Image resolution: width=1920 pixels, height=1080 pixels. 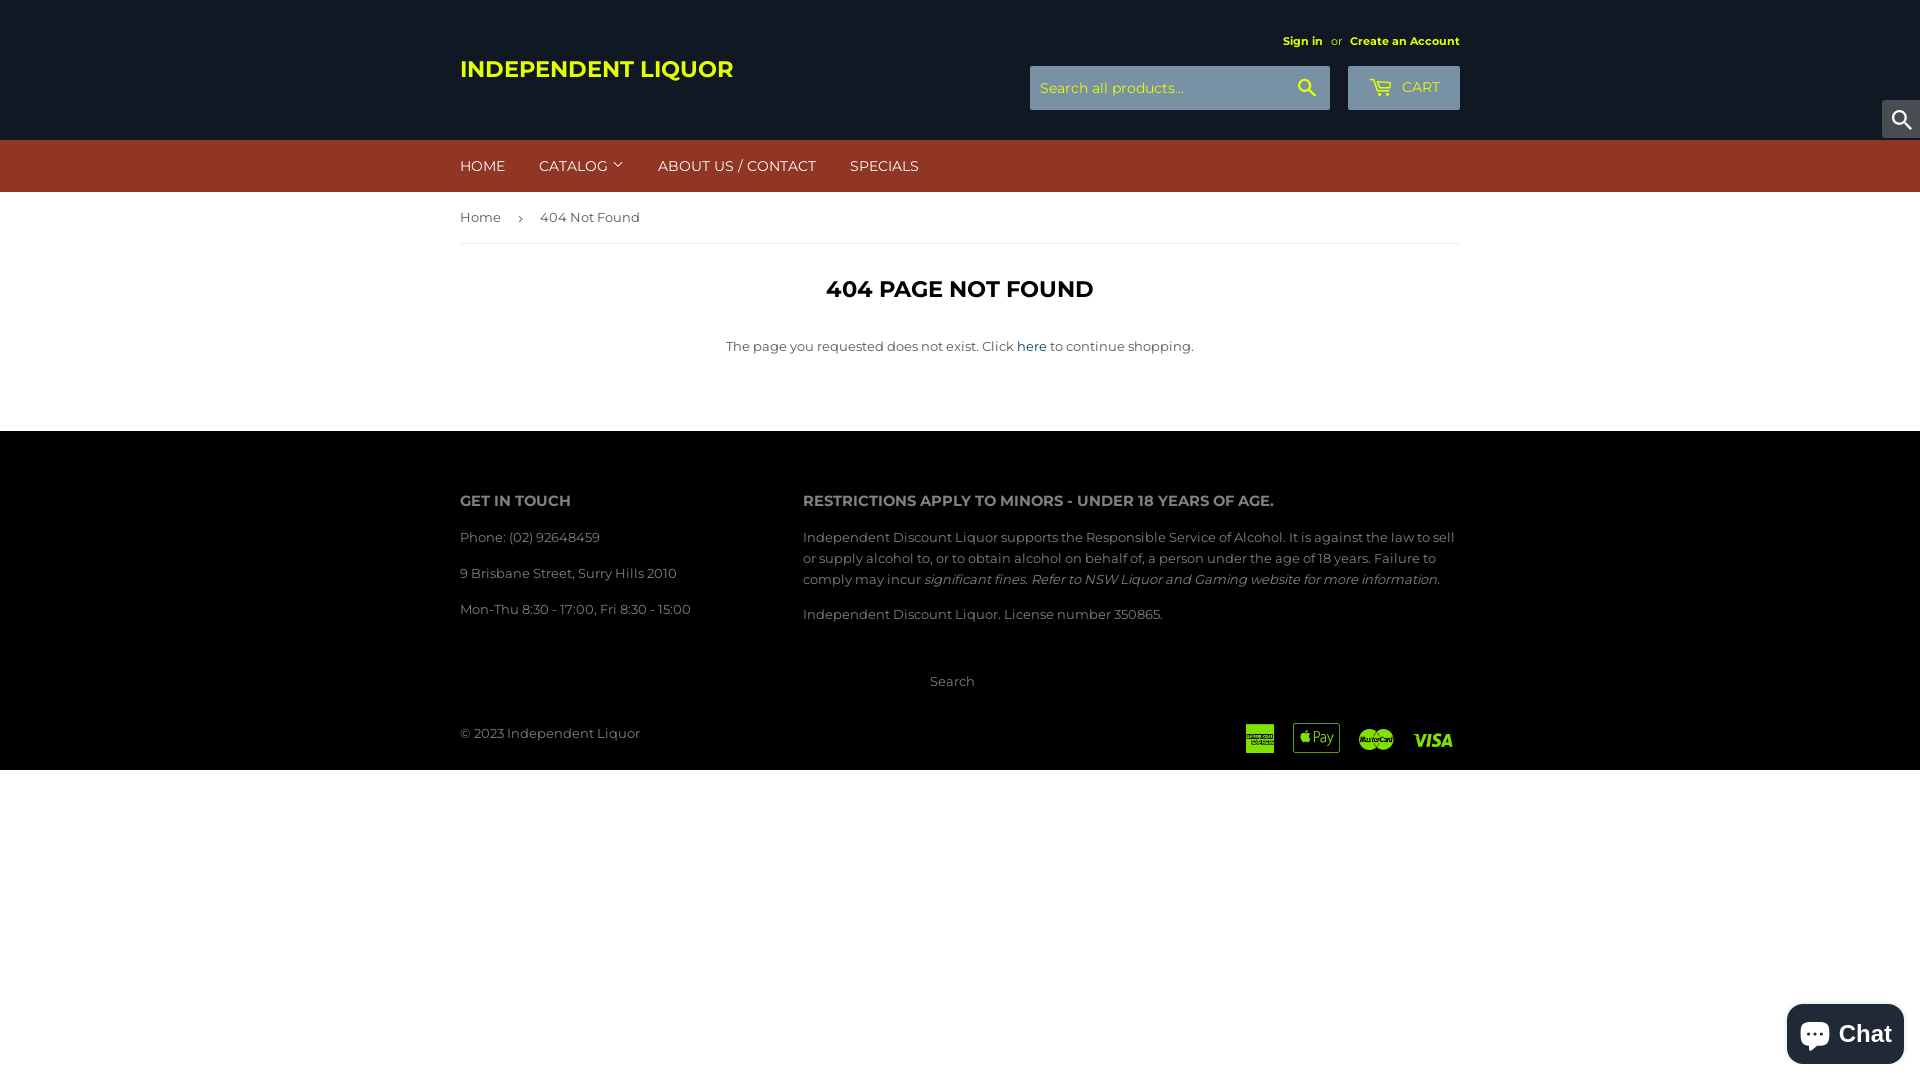 I want to click on 'Sign in', so click(x=1282, y=41).